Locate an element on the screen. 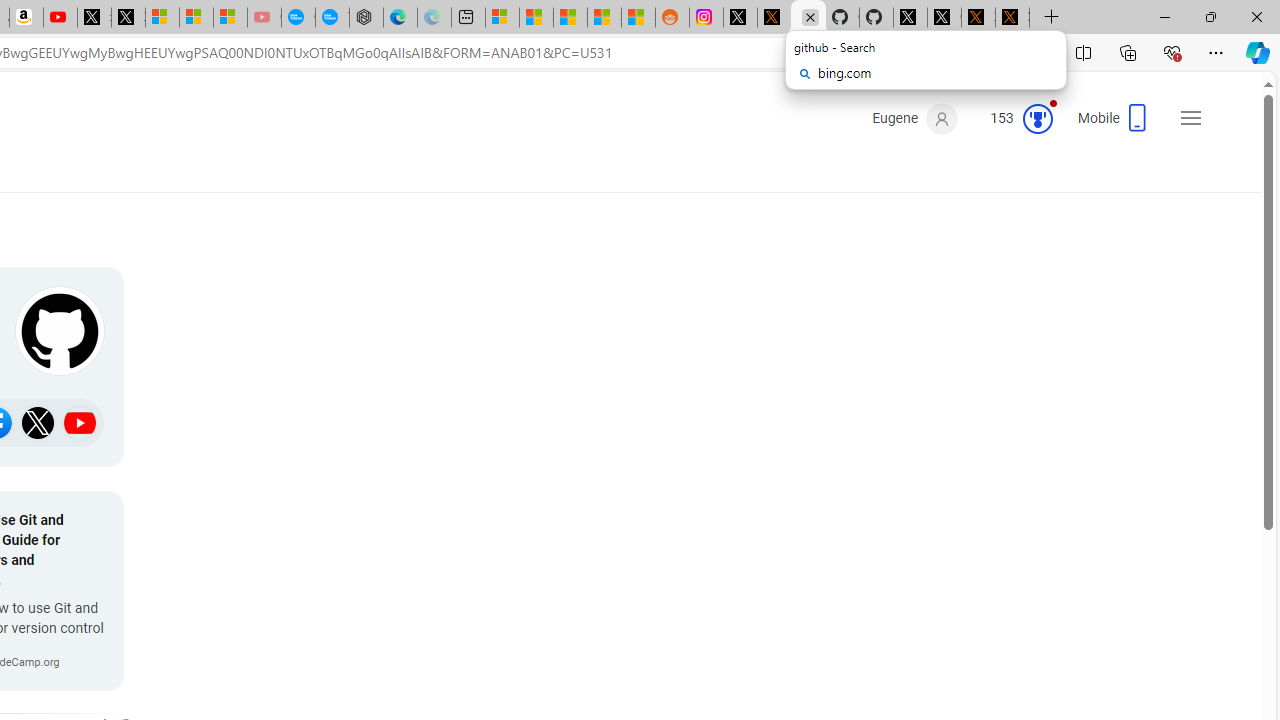 The height and width of the screenshot is (720, 1280). 'Class: b_sitlk' is located at coordinates (80, 422).